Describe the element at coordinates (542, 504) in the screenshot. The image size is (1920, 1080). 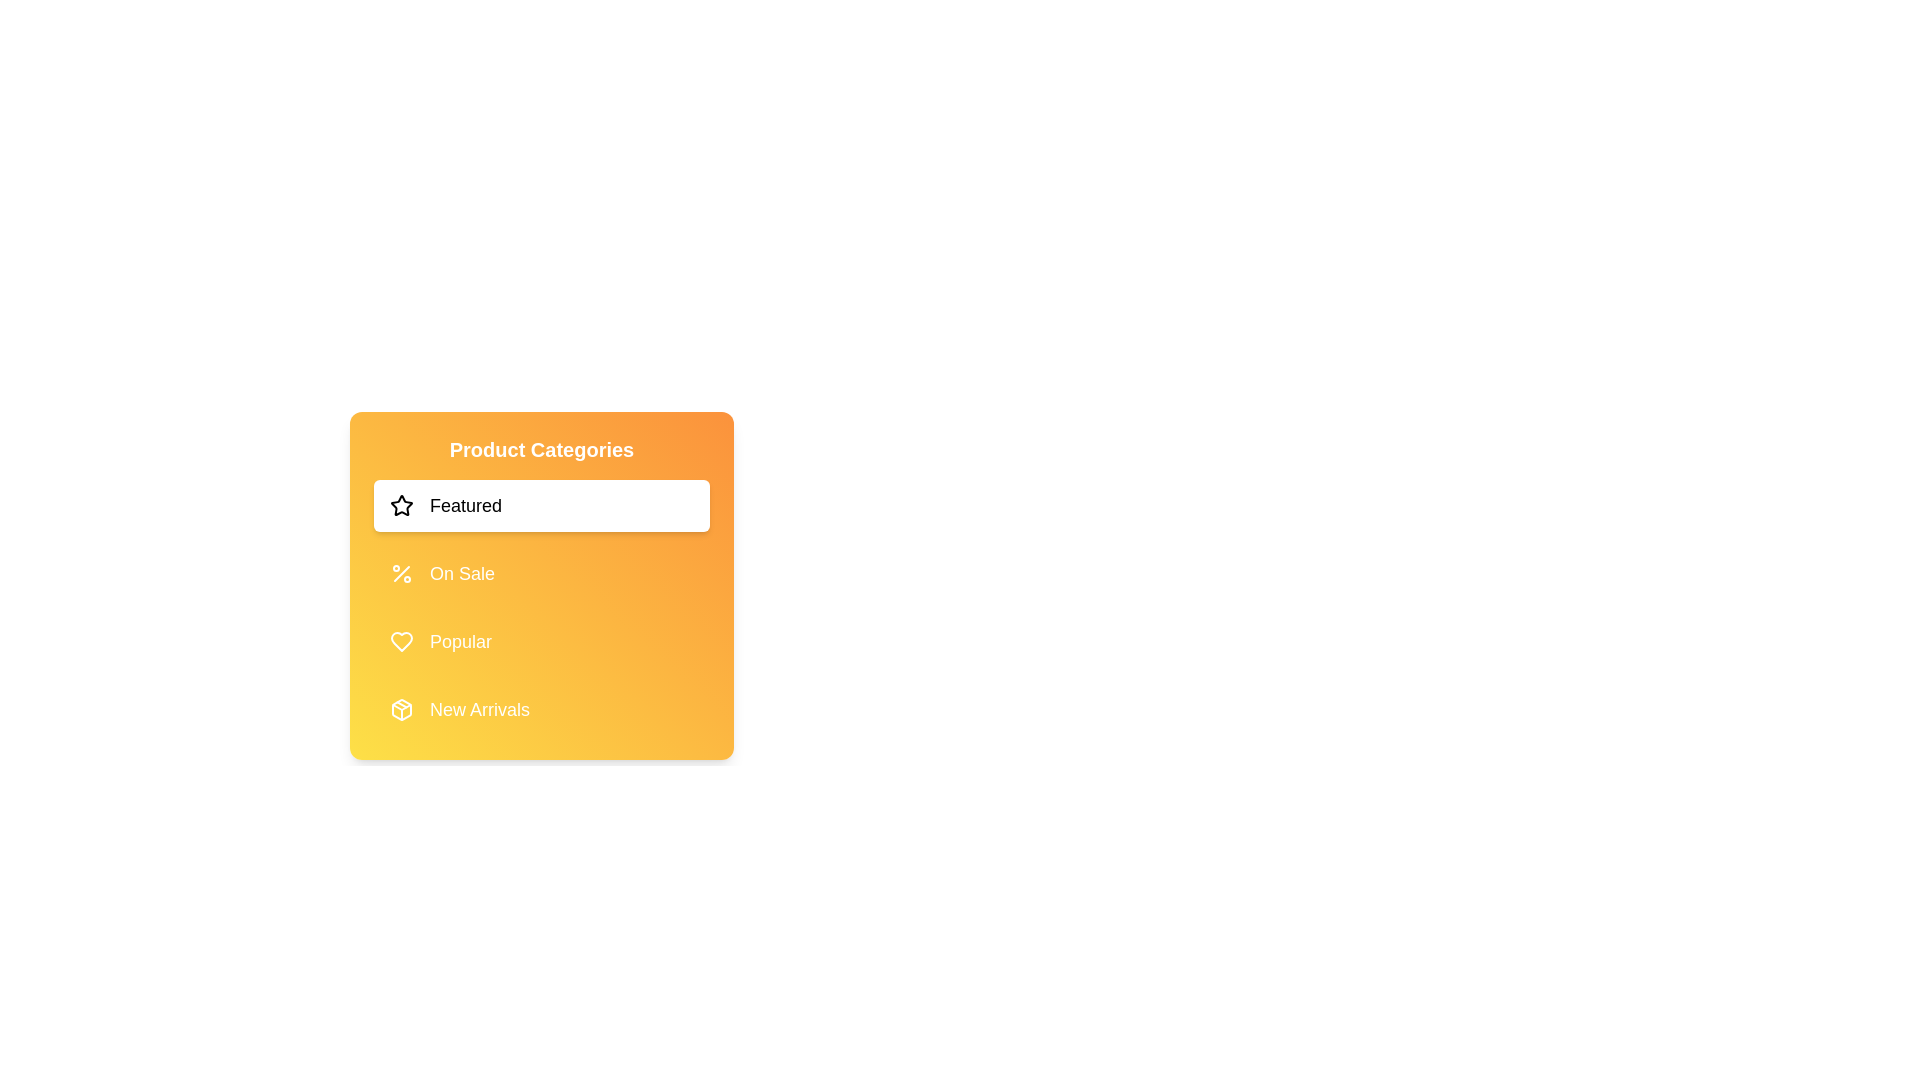
I see `the category Featured` at that location.